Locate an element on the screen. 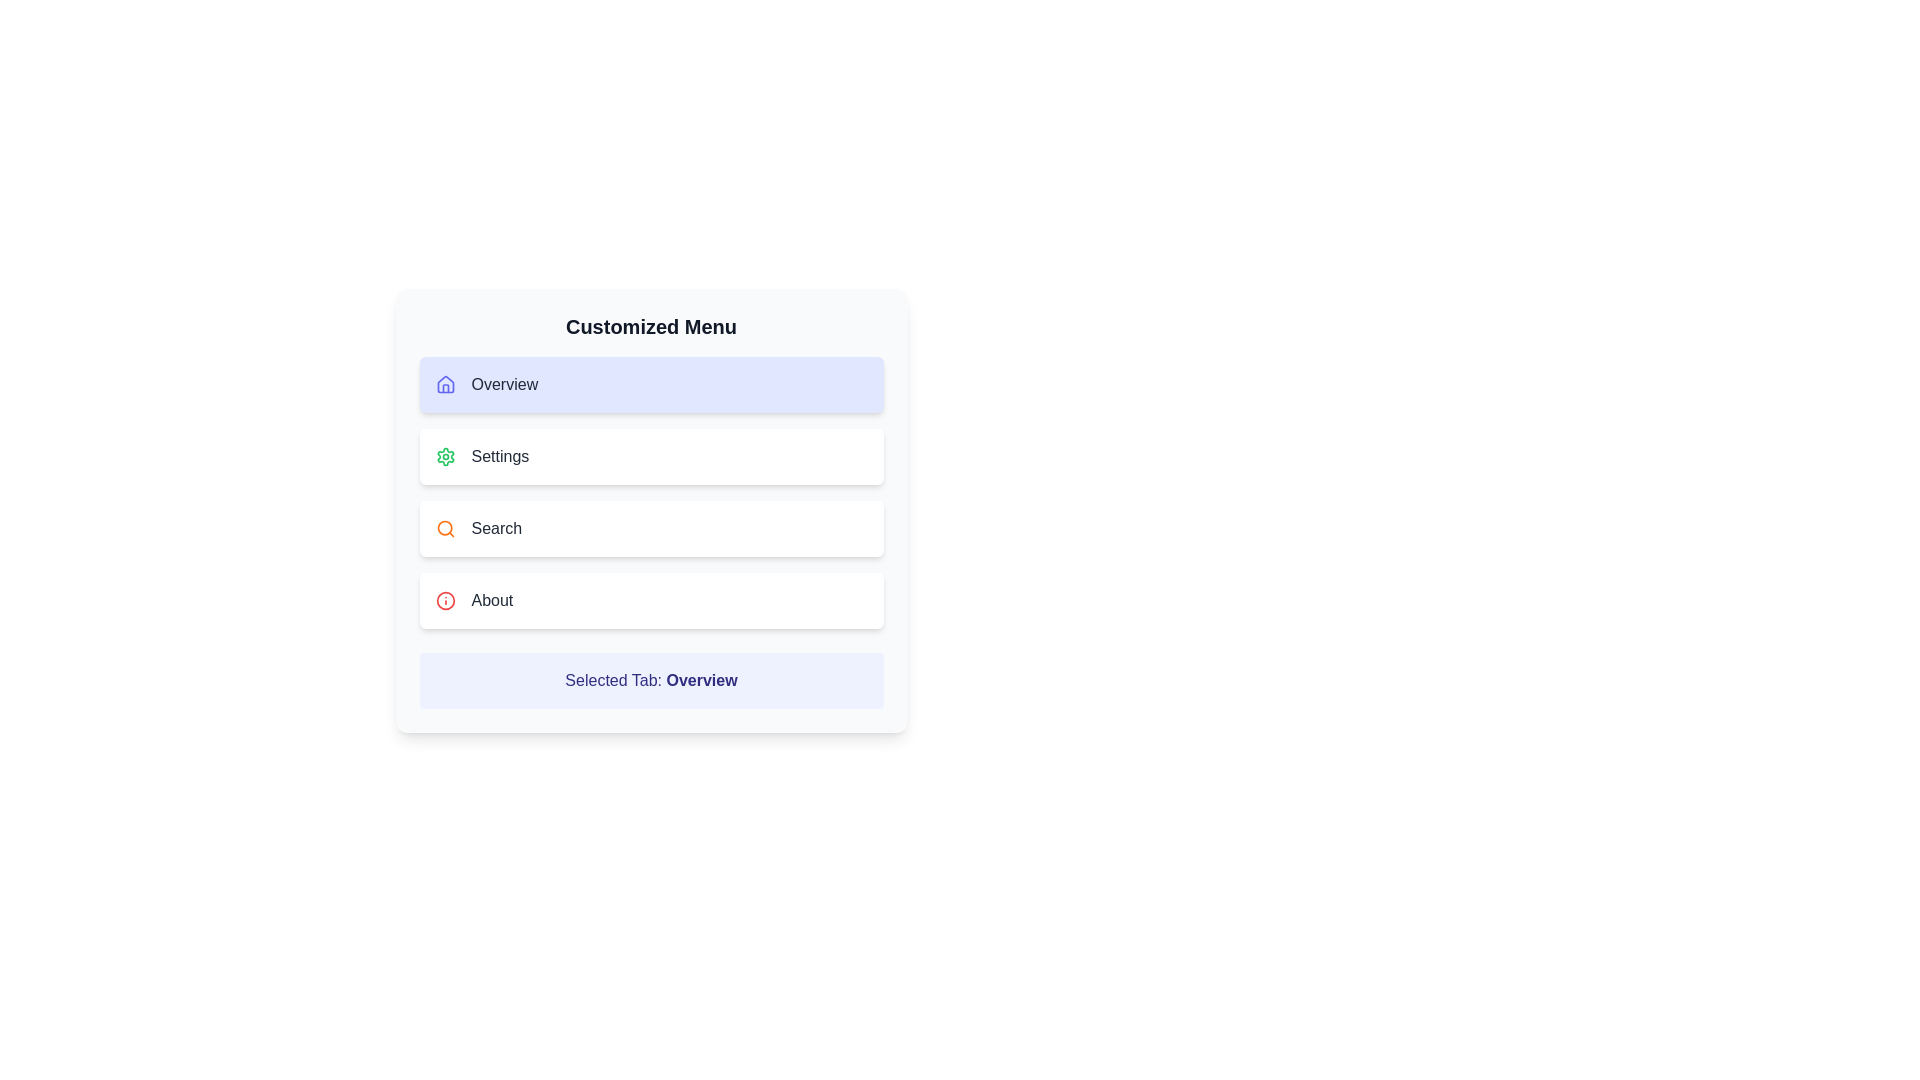 Image resolution: width=1920 pixels, height=1080 pixels. the tab labeled About from the menu is located at coordinates (651, 600).